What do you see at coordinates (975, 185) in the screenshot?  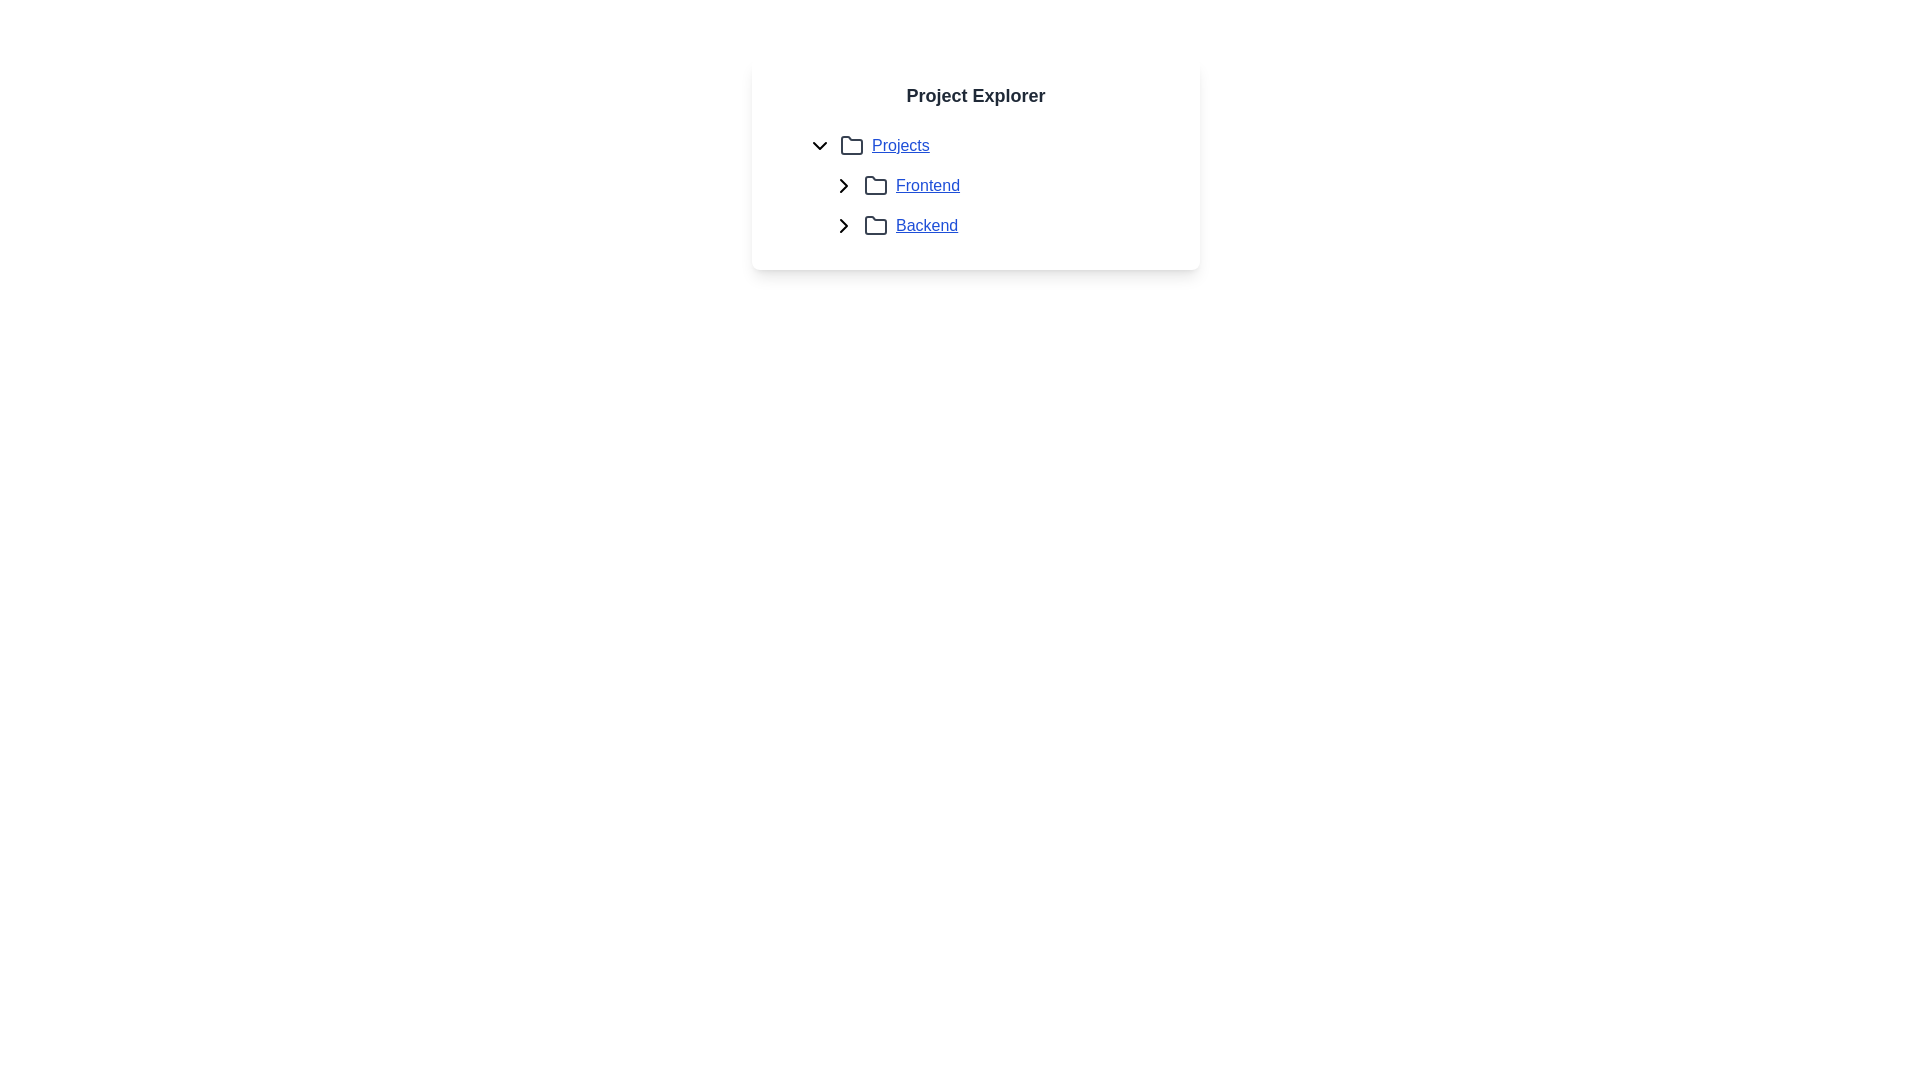 I see `the Interactive navigation link for the 'Frontend' section` at bounding box center [975, 185].